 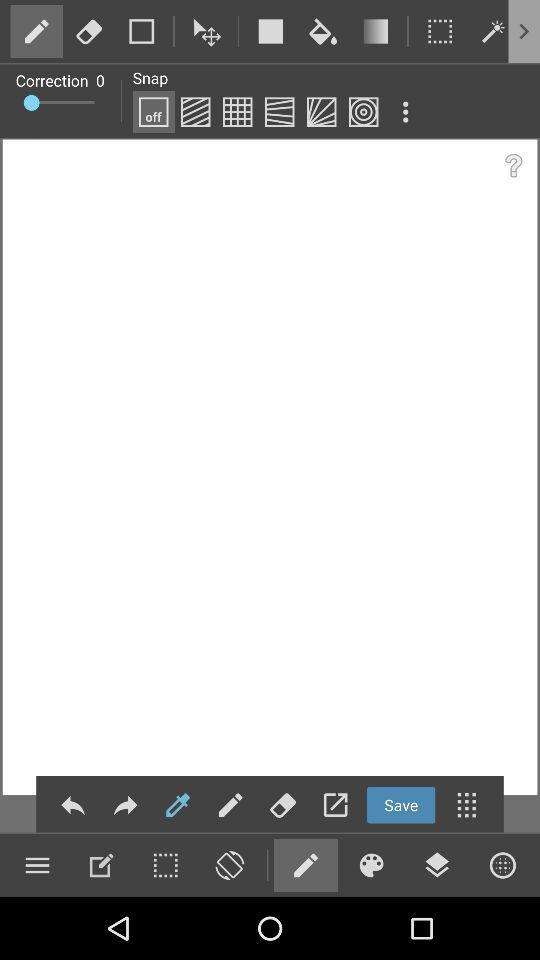 I want to click on the dialpad icon, so click(x=466, y=805).